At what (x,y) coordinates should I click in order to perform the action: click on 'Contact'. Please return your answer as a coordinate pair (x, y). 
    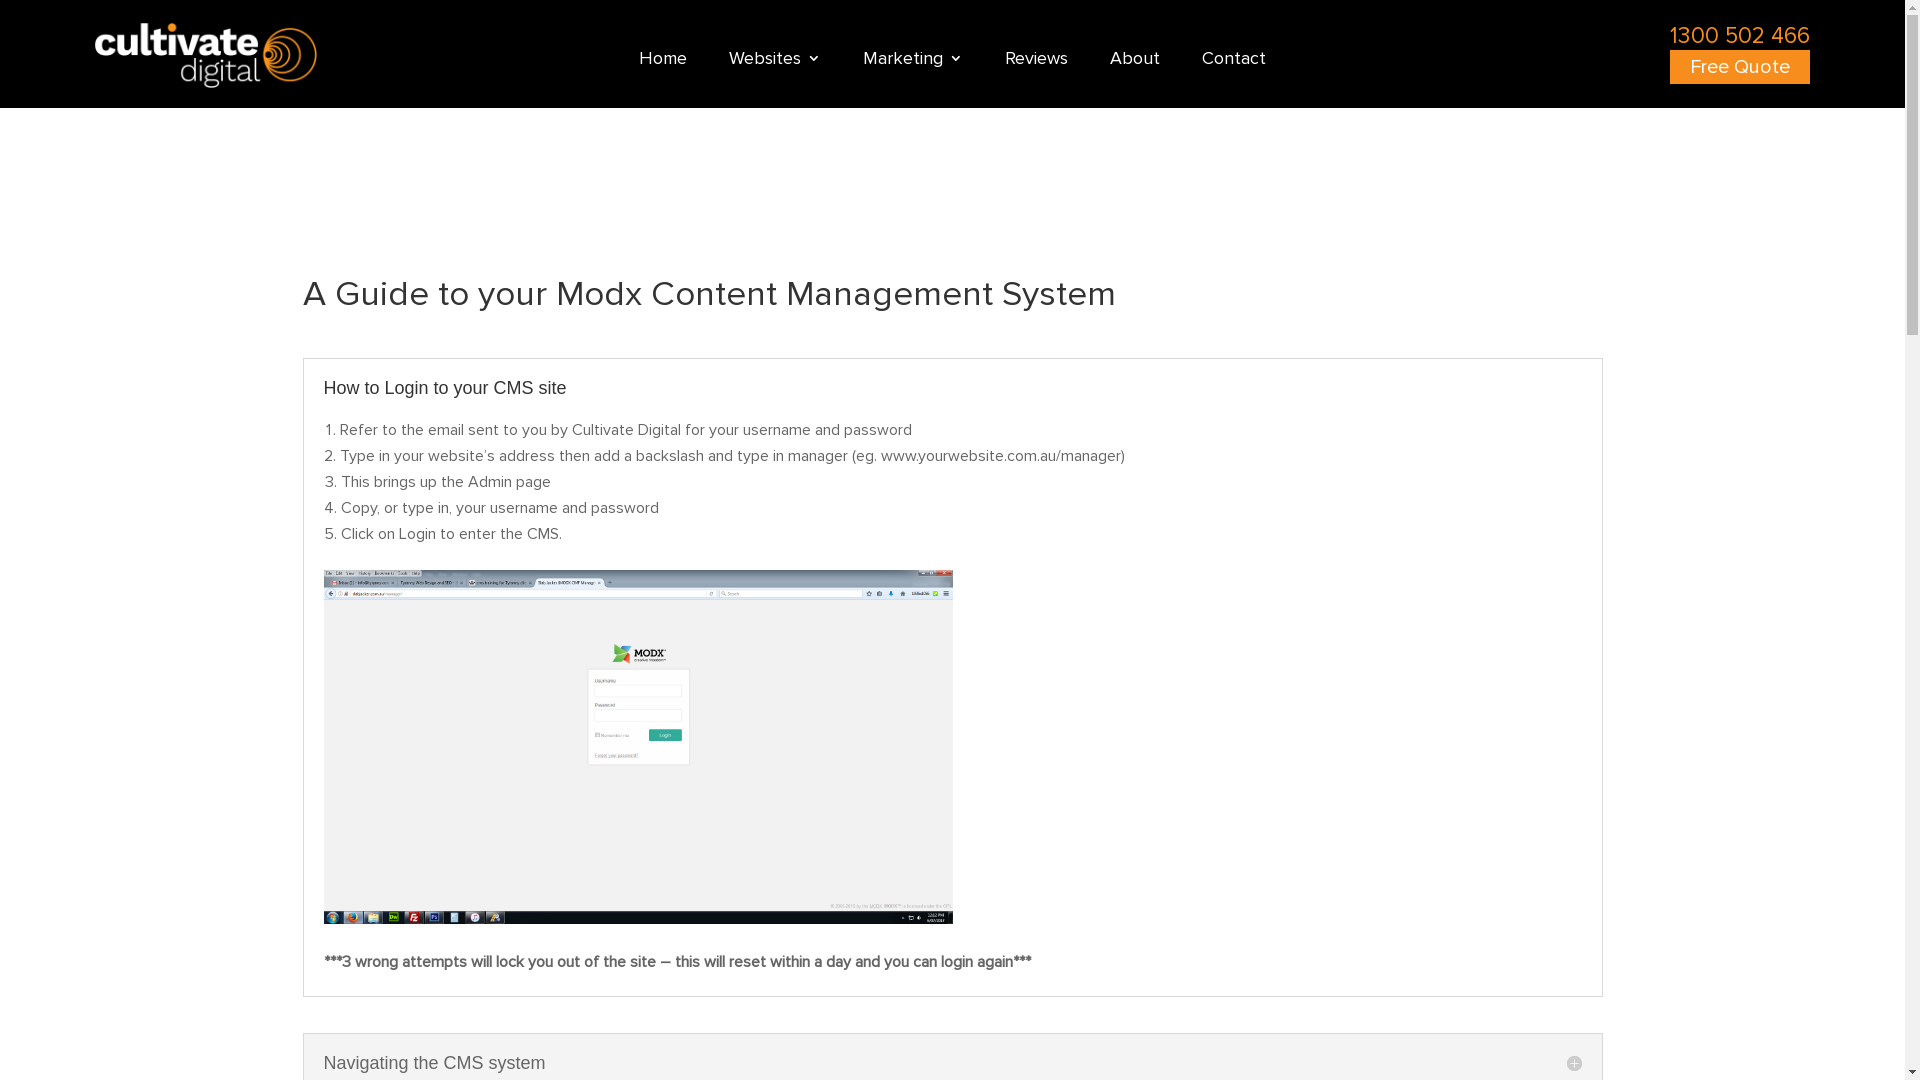
    Looking at the image, I should click on (1232, 60).